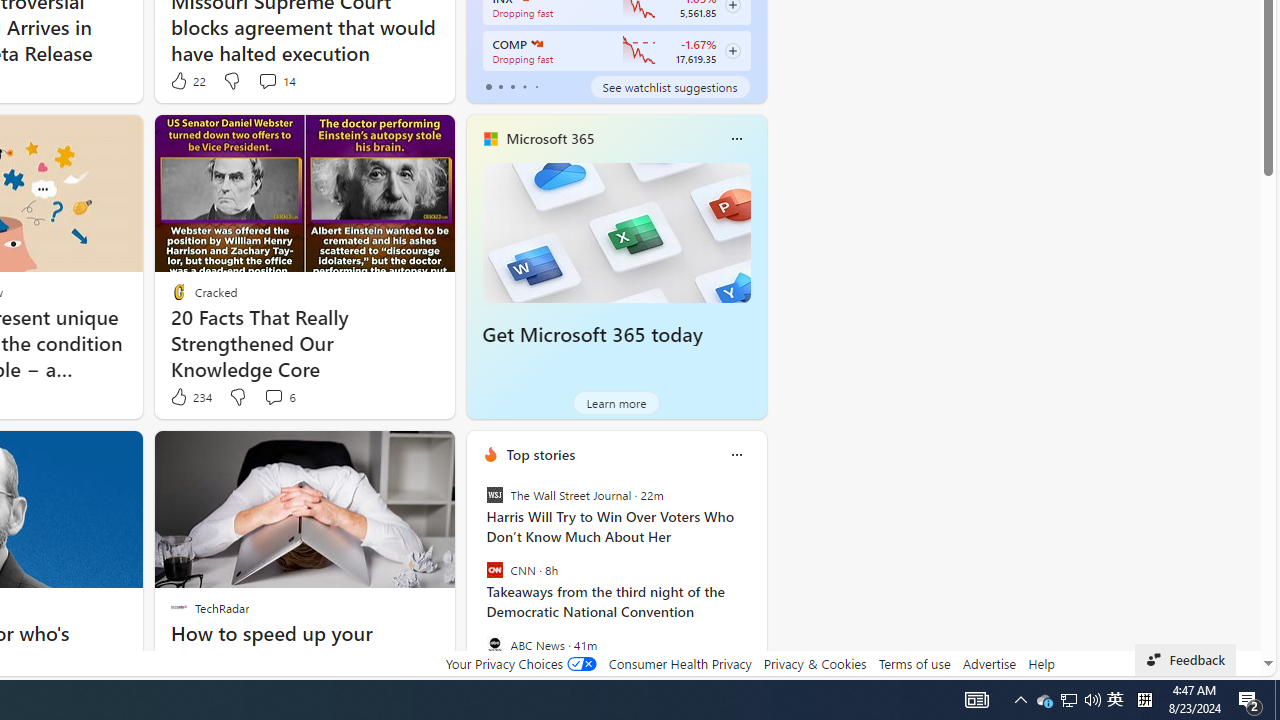  Describe the element at coordinates (186, 80) in the screenshot. I see `'22 Like'` at that location.